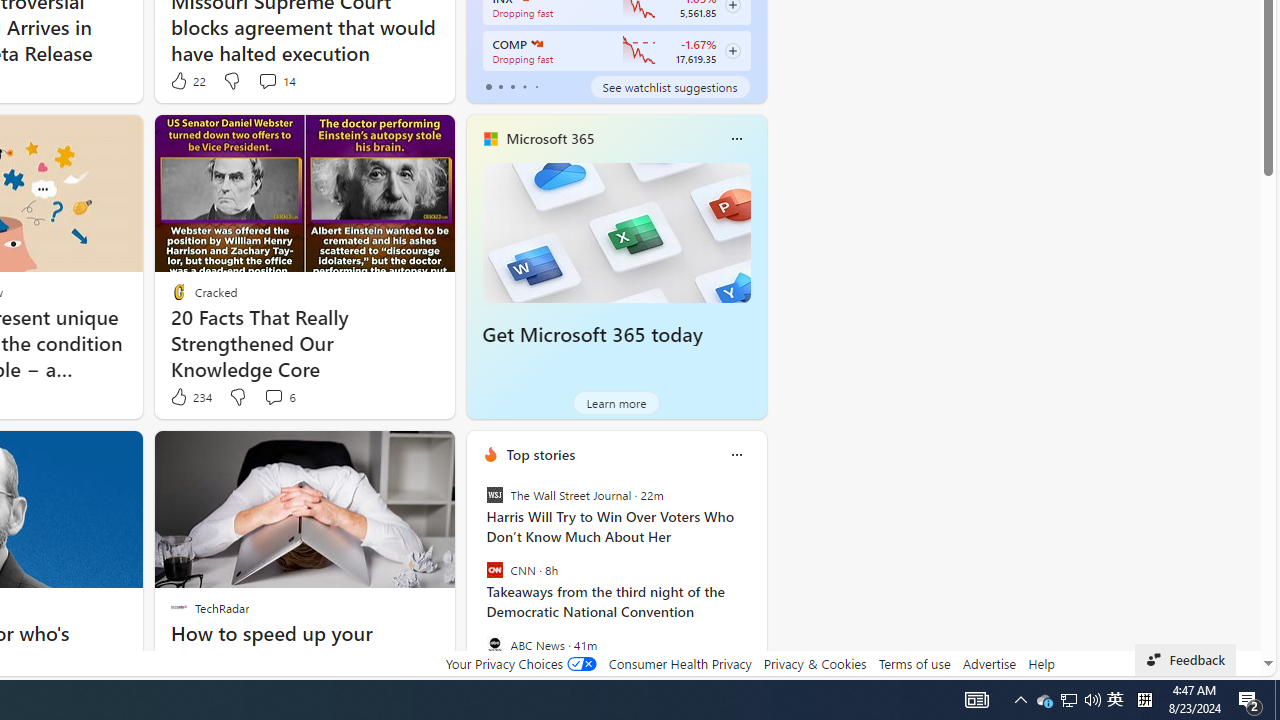  Describe the element at coordinates (186, 80) in the screenshot. I see `'22 Like'` at that location.